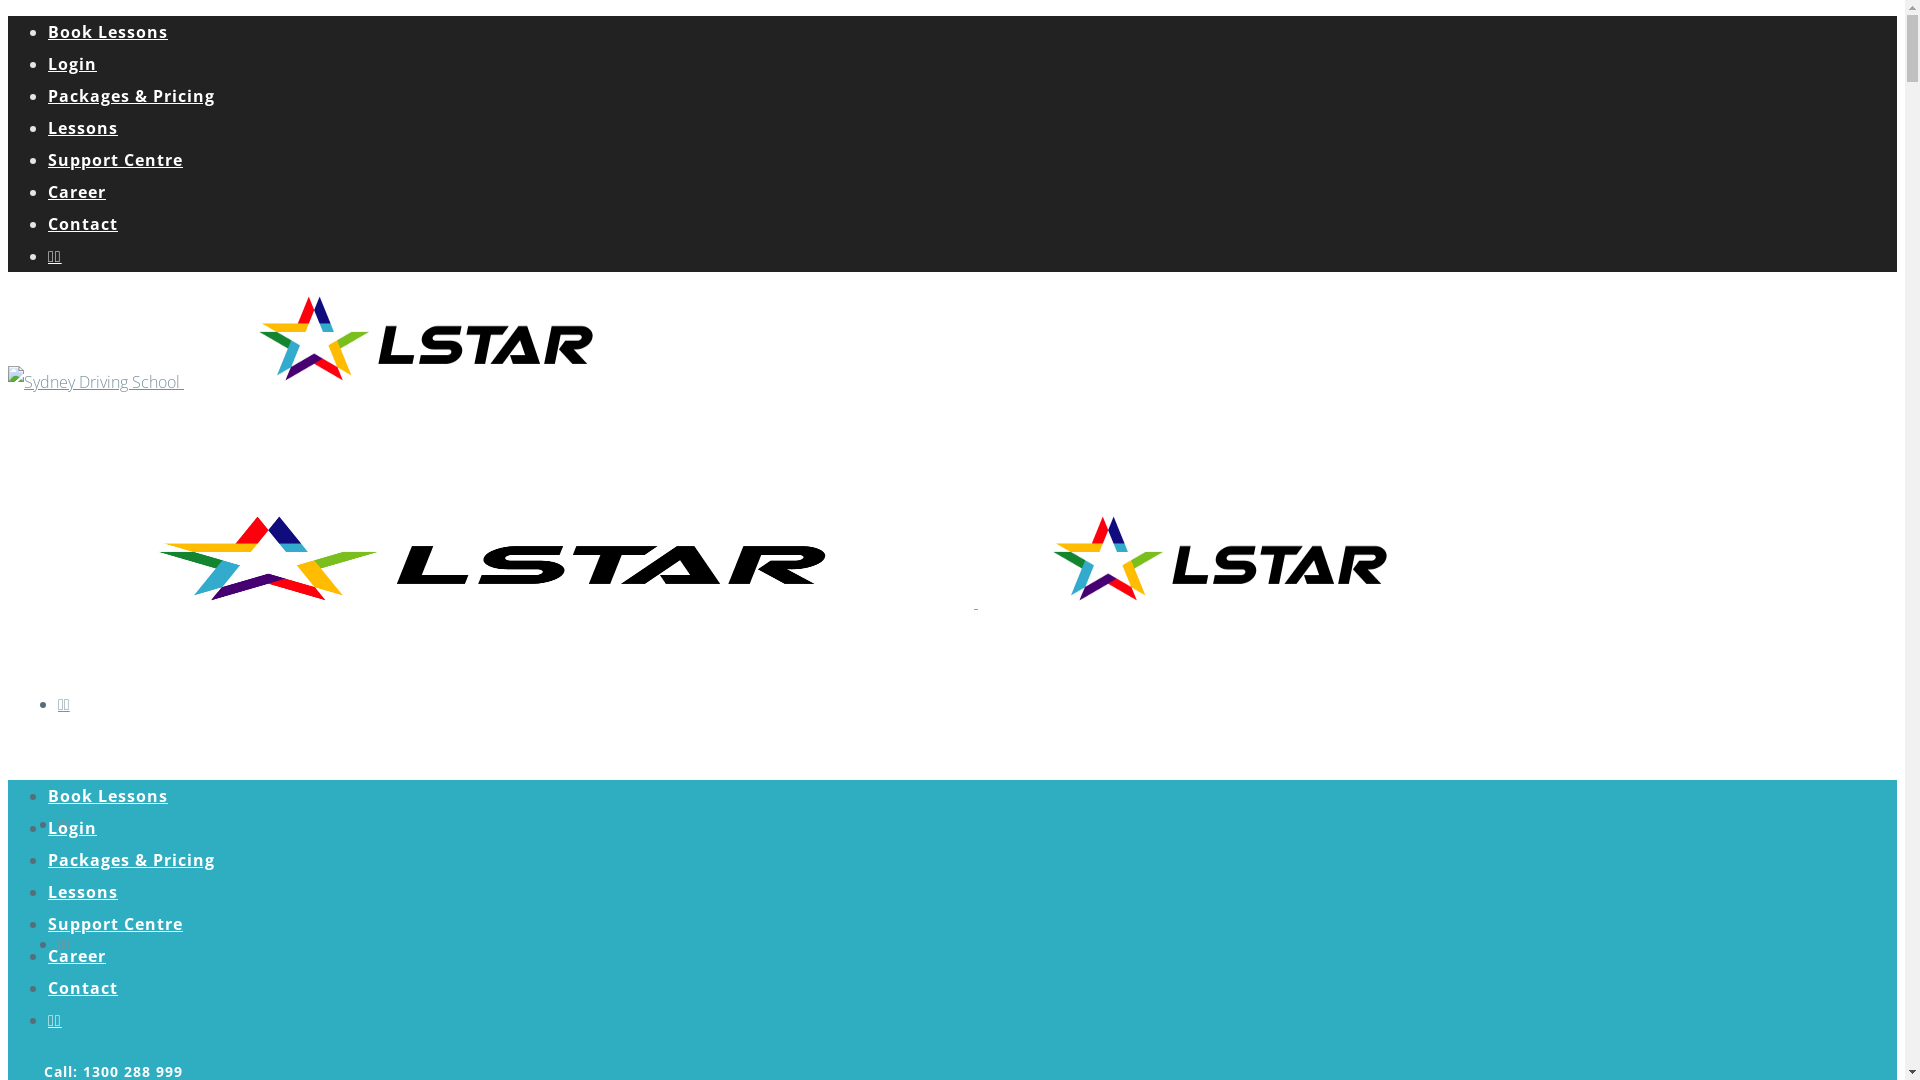 This screenshot has height=1080, width=1920. Describe the element at coordinates (76, 192) in the screenshot. I see `'Career'` at that location.